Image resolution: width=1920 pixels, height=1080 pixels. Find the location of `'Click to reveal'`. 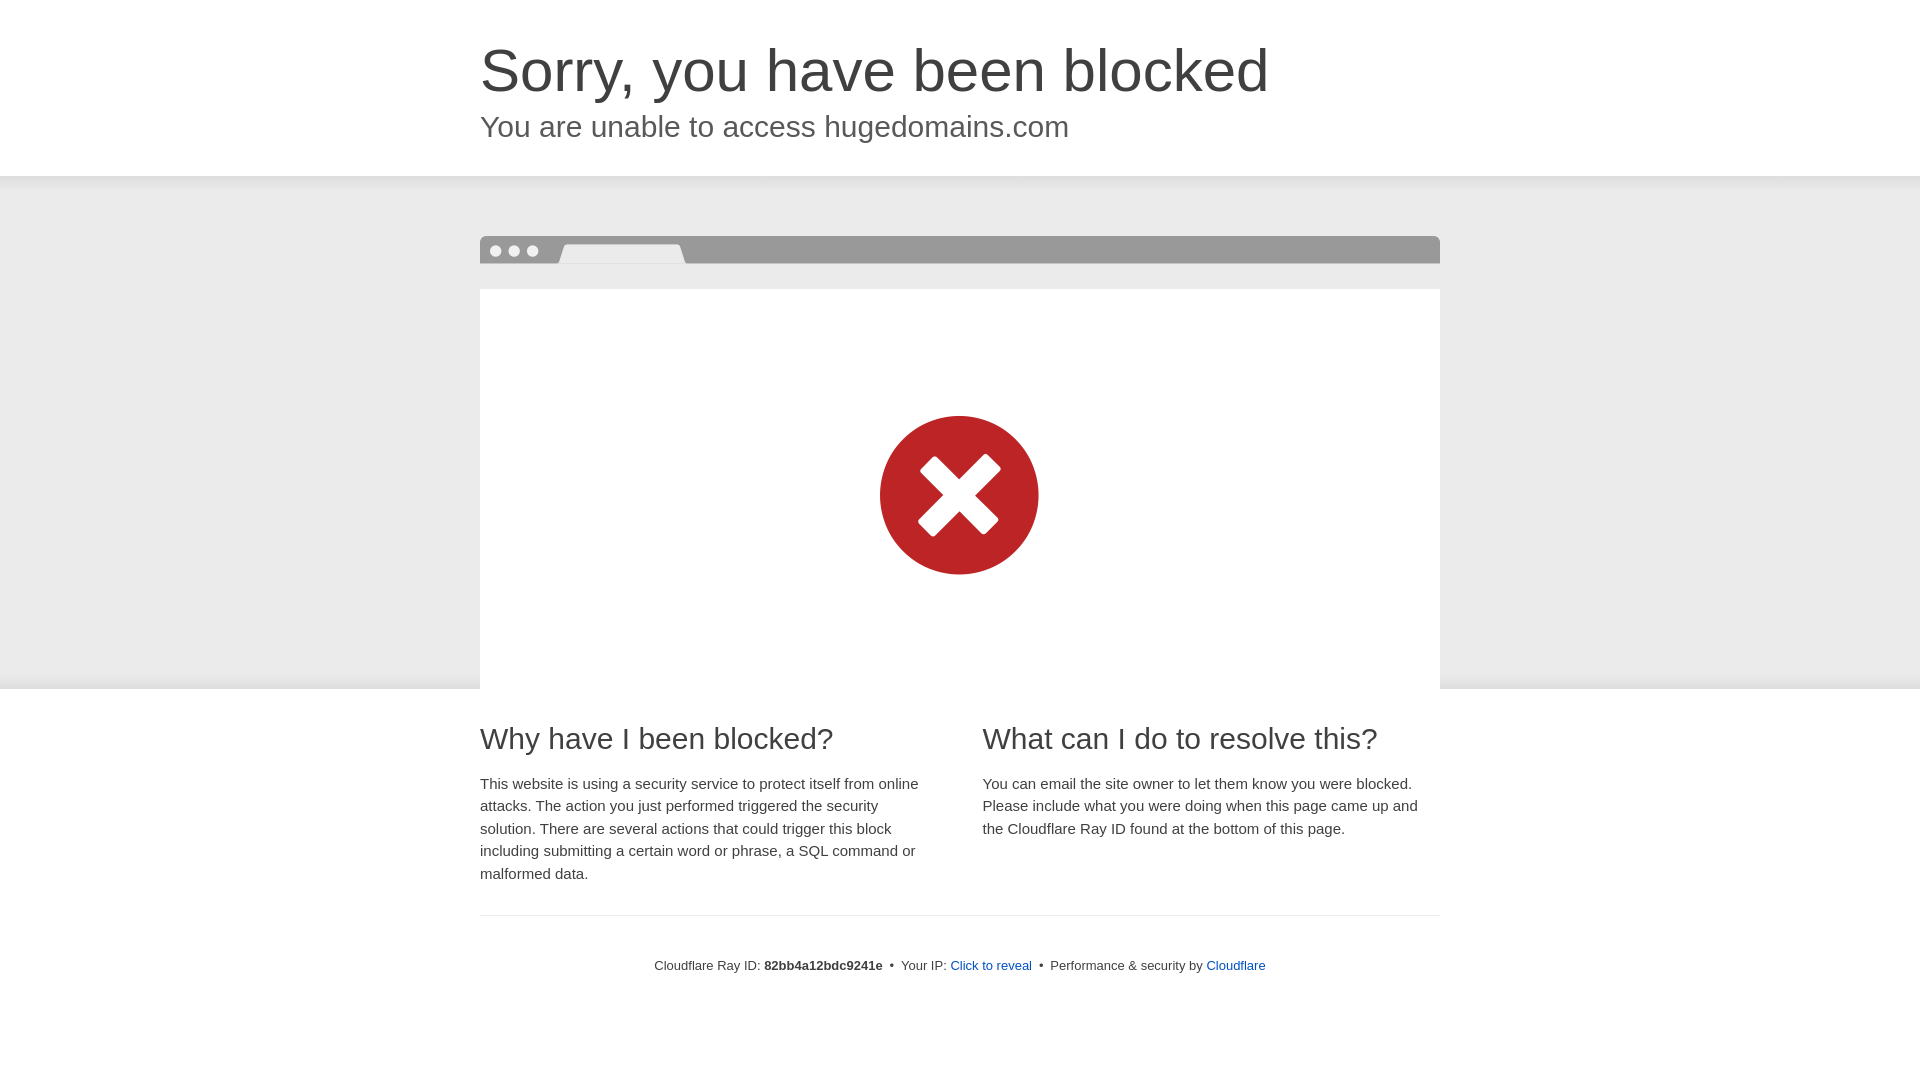

'Click to reveal' is located at coordinates (949, 964).